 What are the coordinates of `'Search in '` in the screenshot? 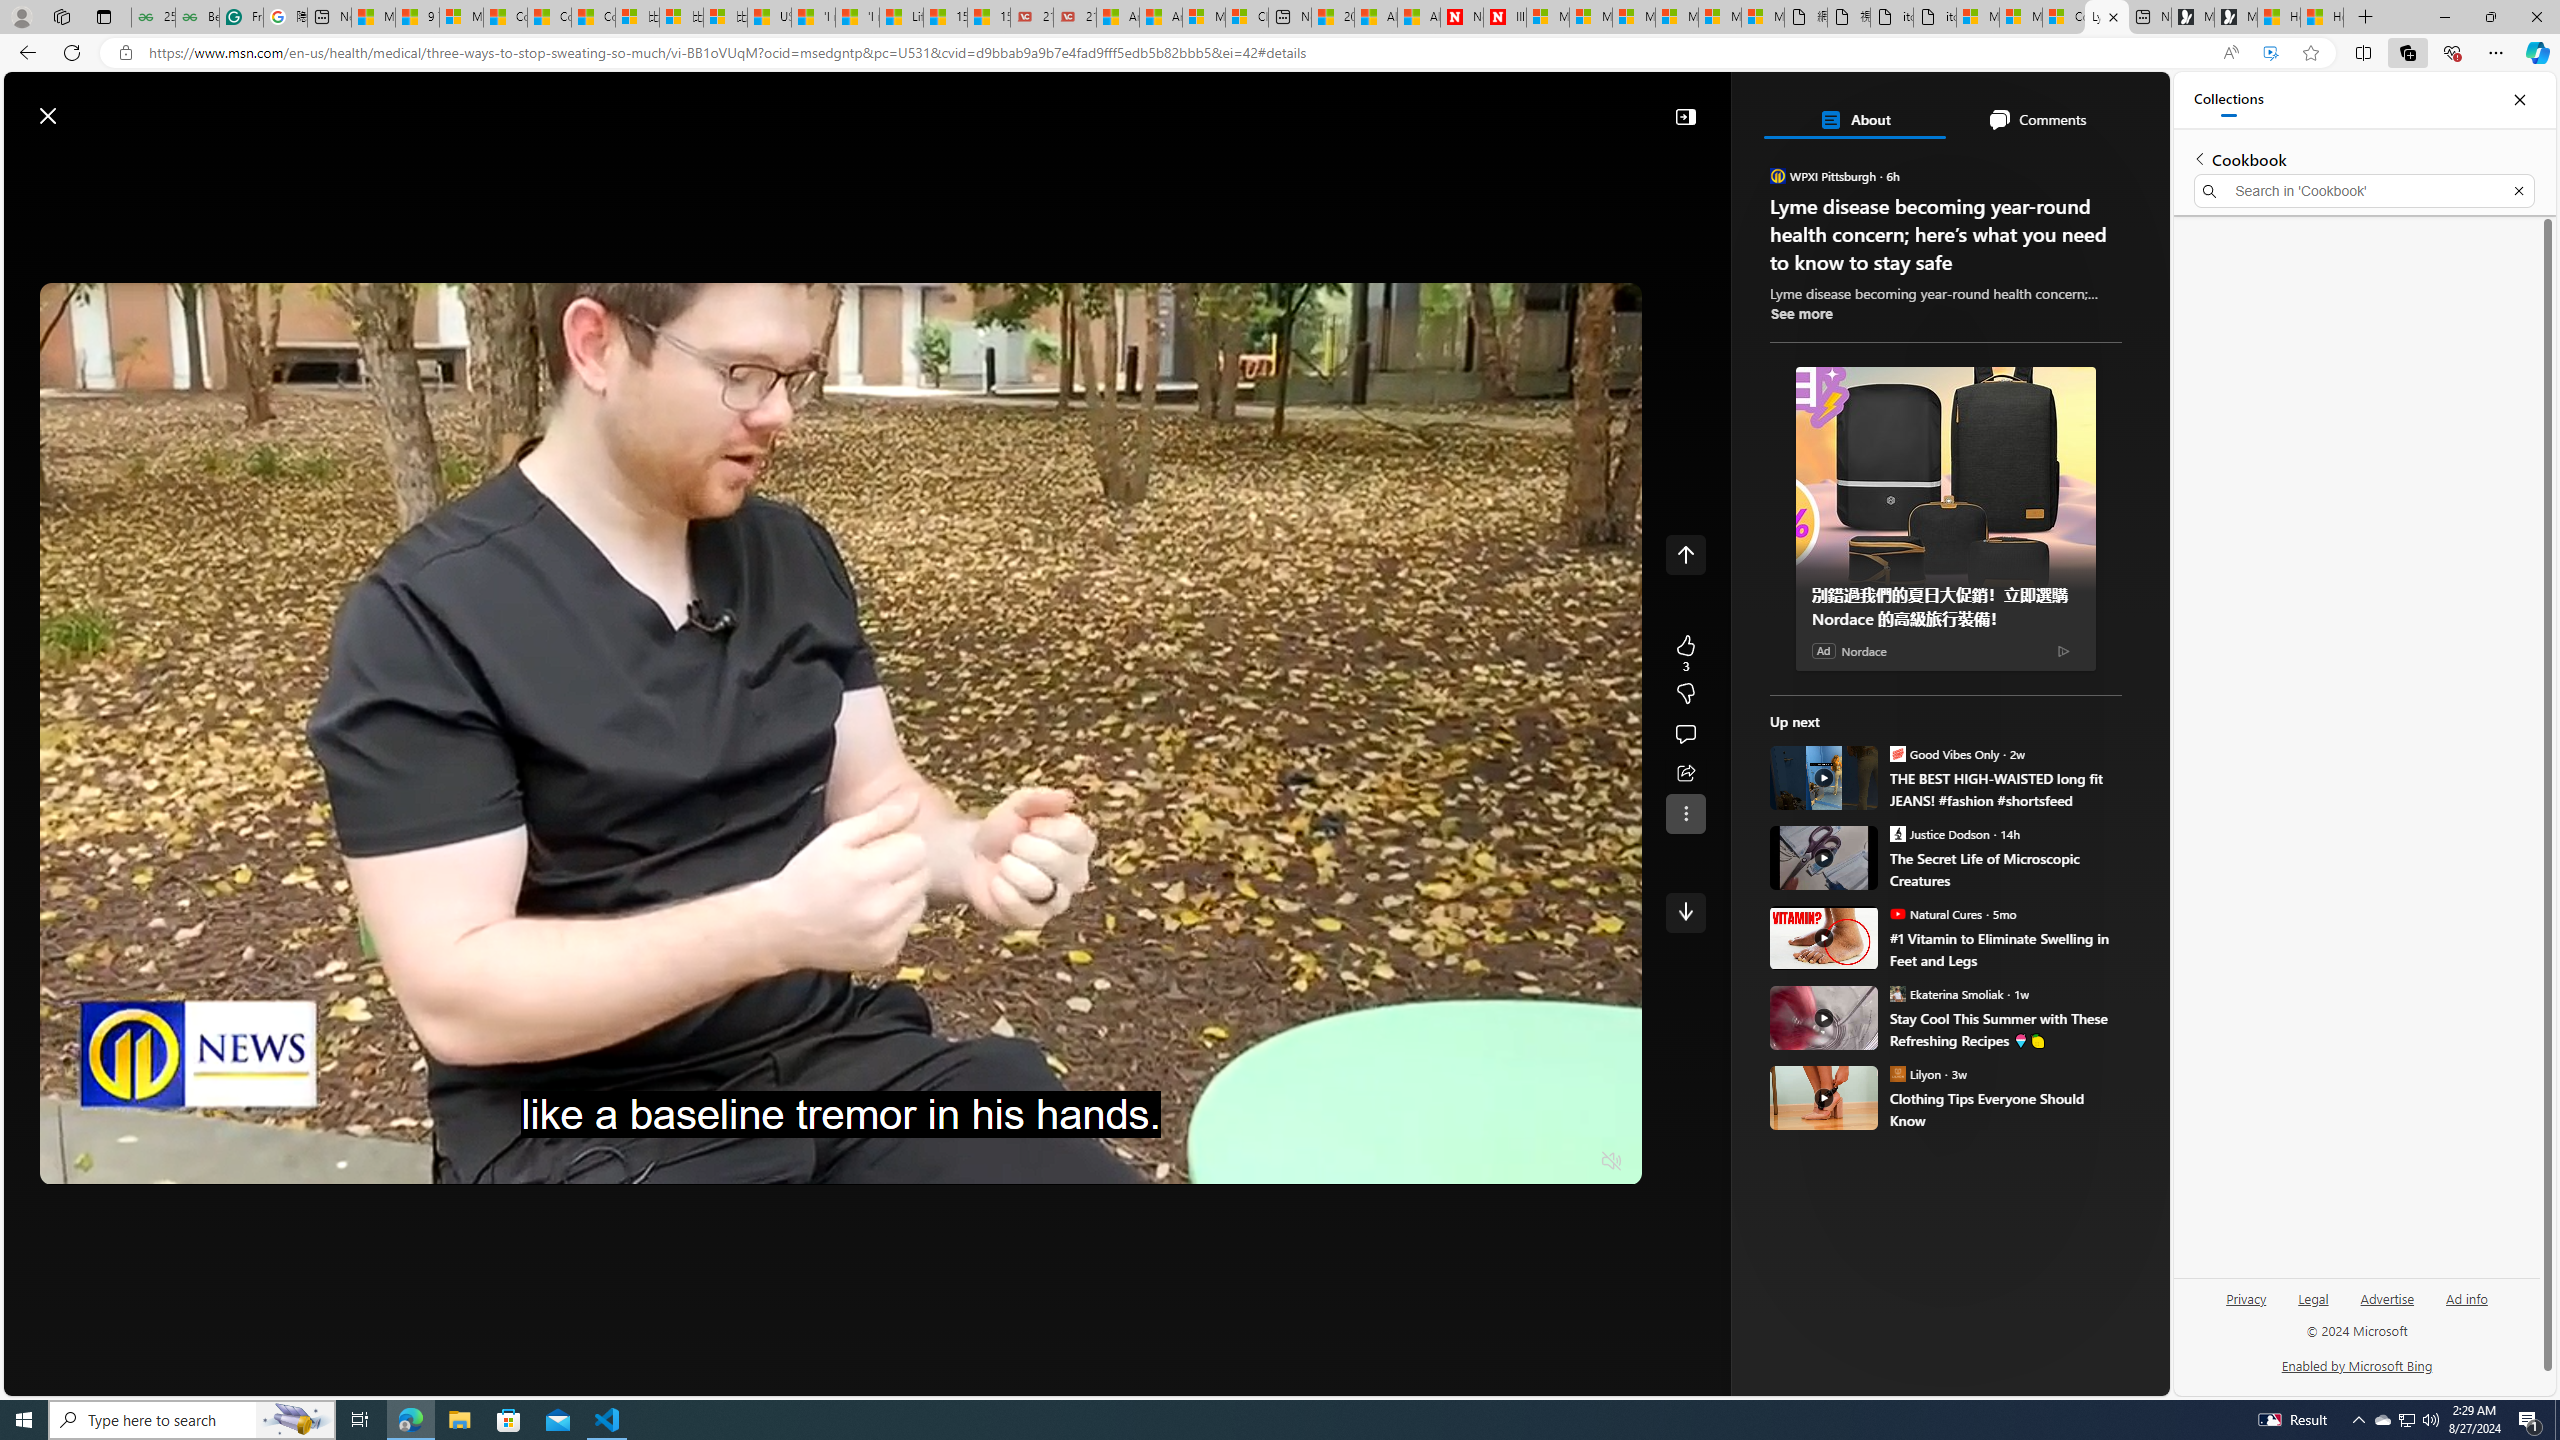 It's located at (2364, 191).